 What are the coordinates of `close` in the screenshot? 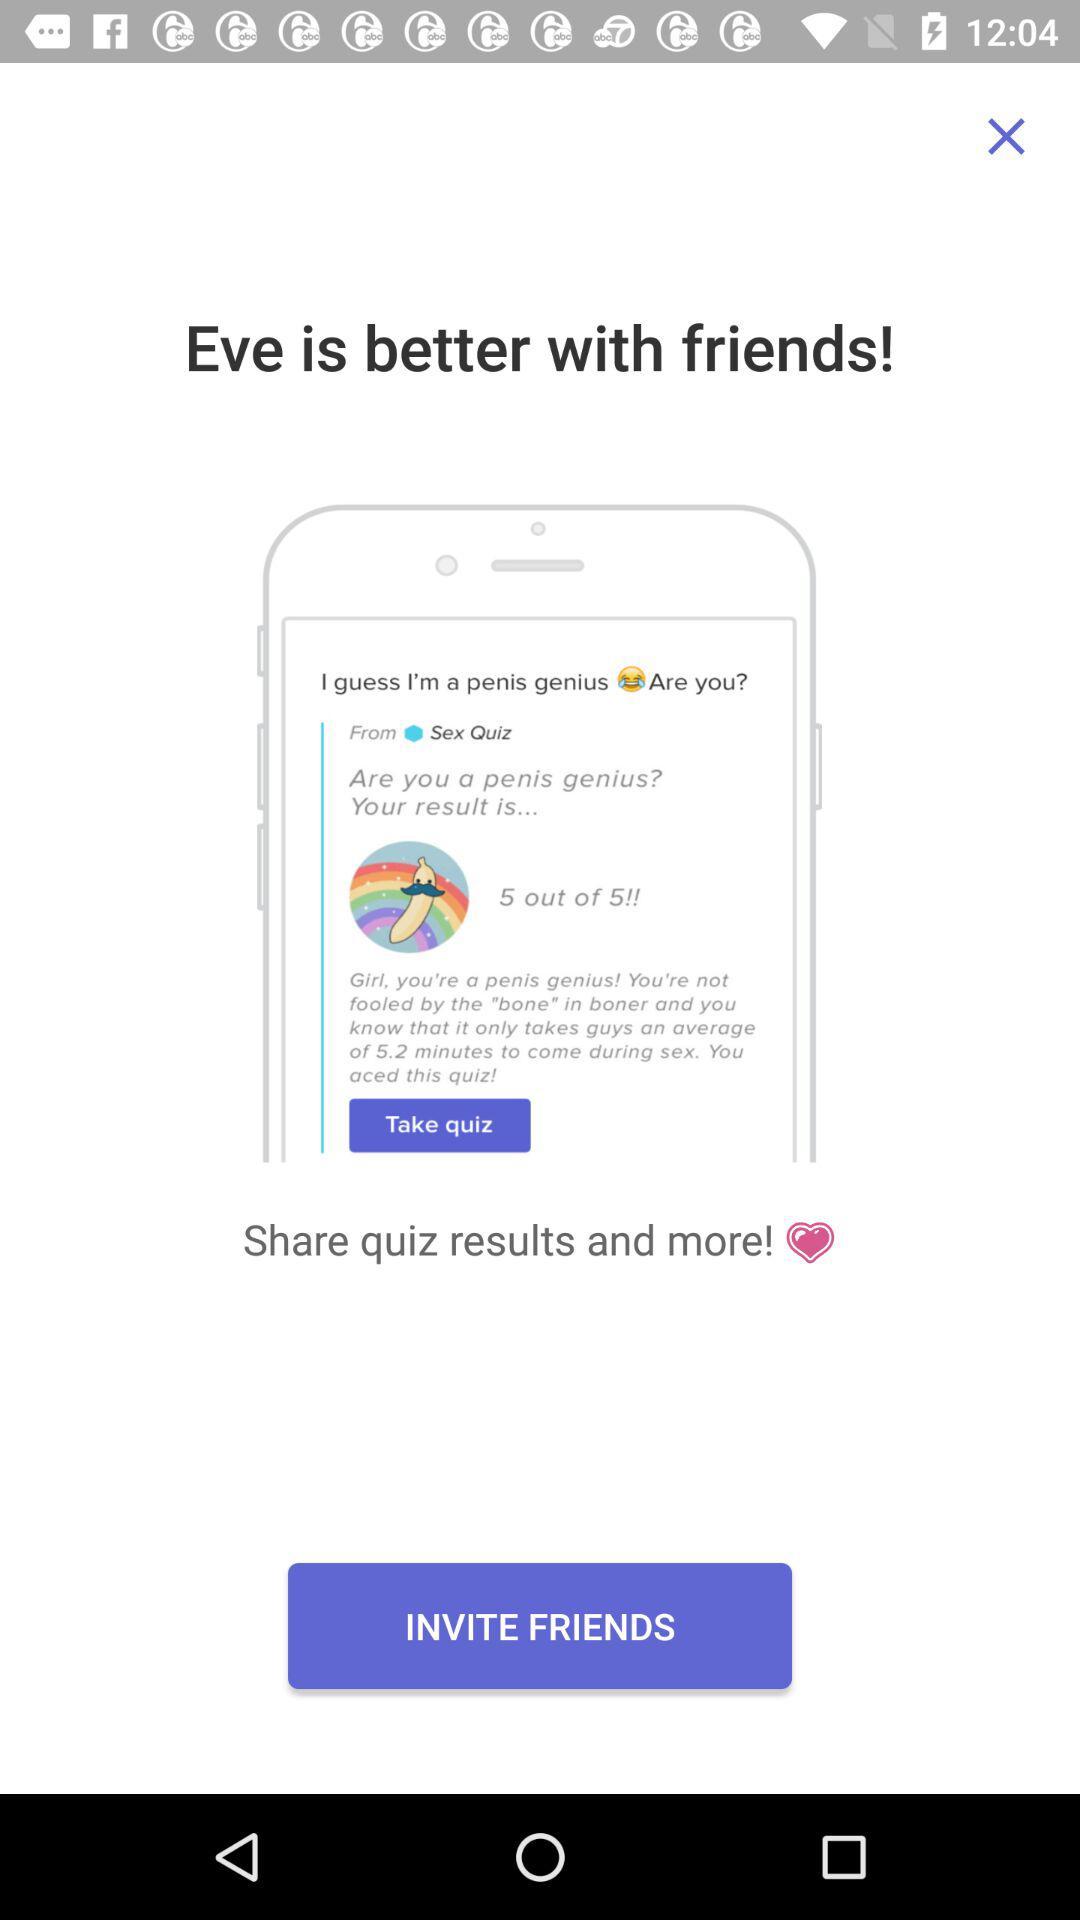 It's located at (1006, 135).